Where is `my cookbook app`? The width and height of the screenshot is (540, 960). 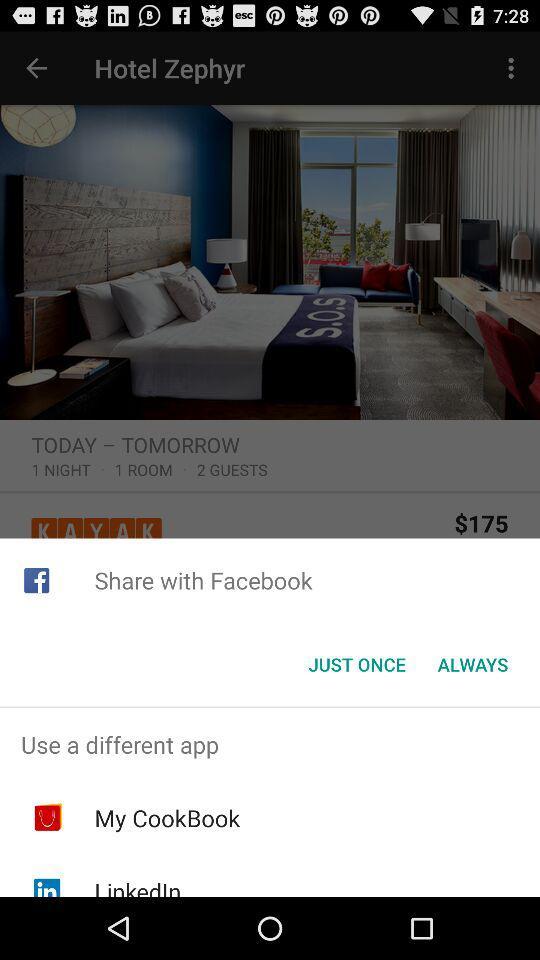 my cookbook app is located at coordinates (166, 818).